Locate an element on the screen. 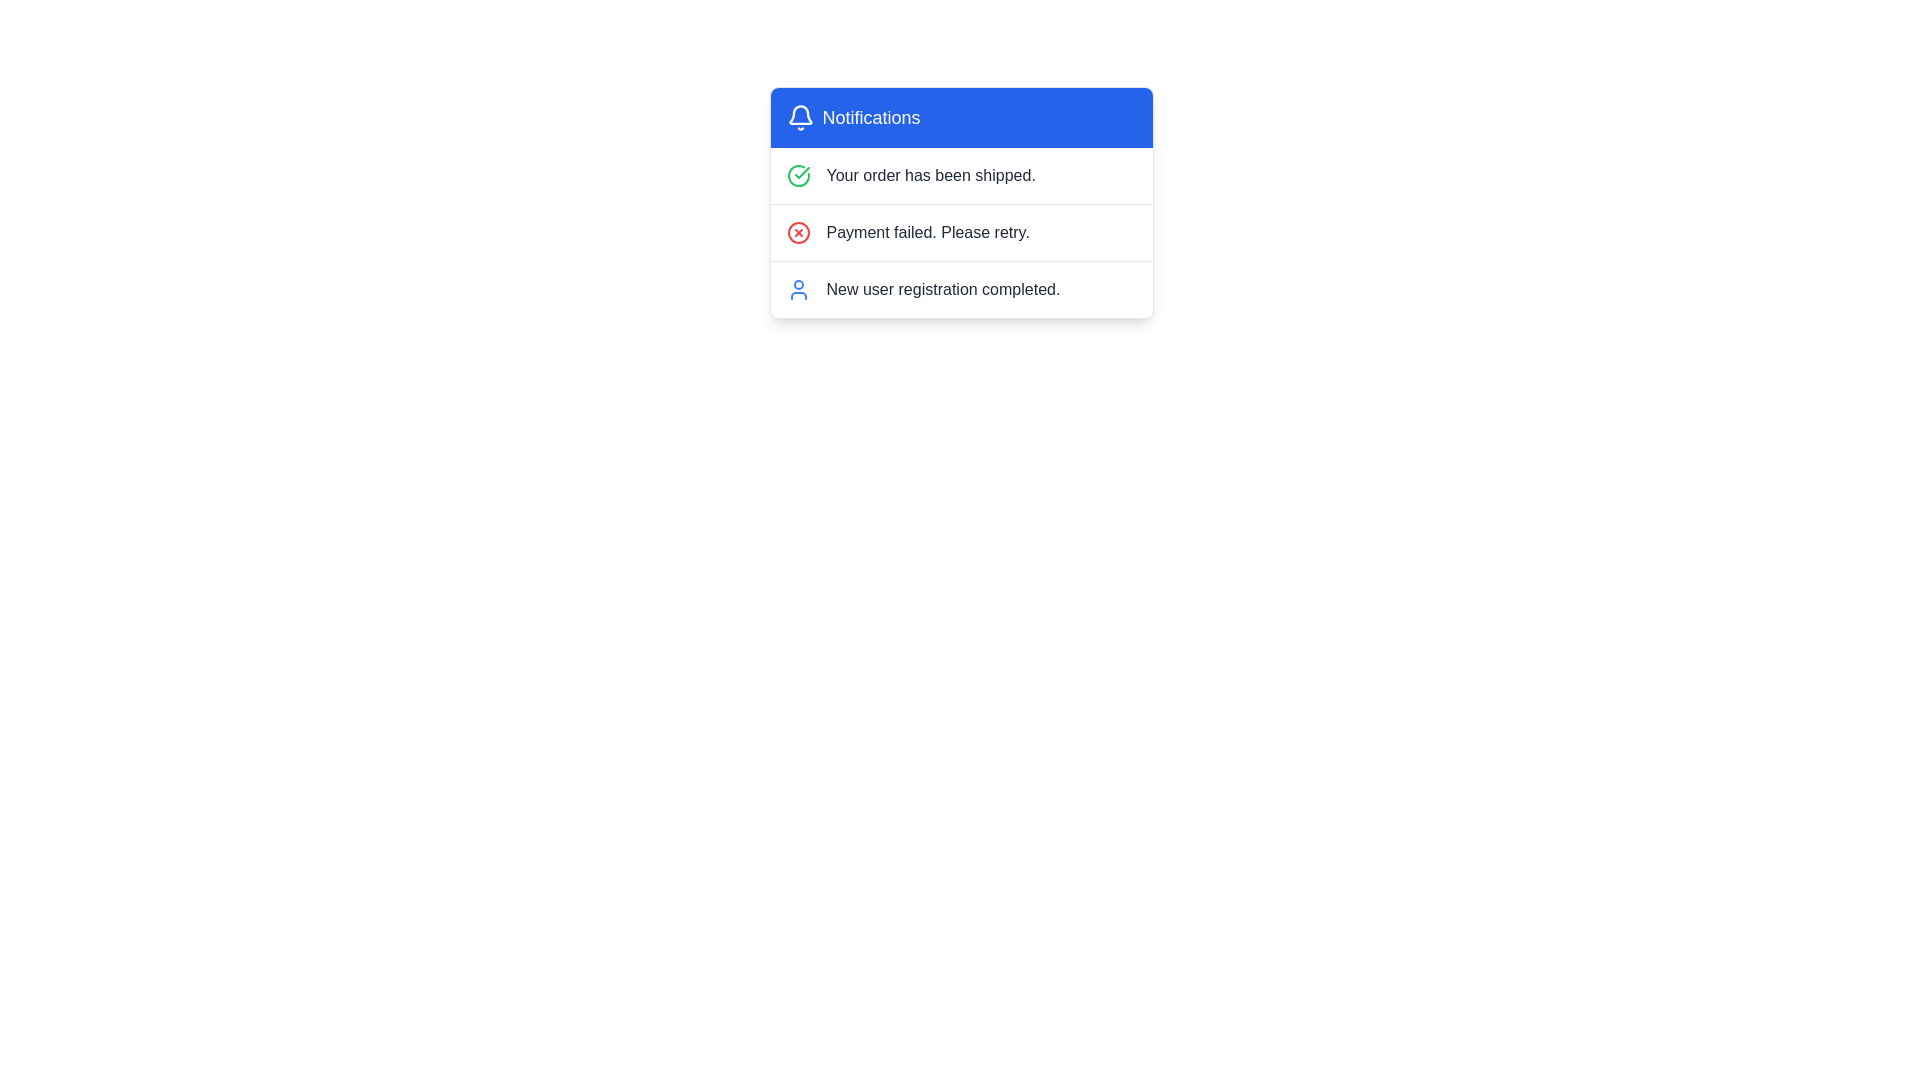  the error indication vector graphic icon located near the left side of the message 'Payment failed. Please retry.' within the notification panel is located at coordinates (797, 231).